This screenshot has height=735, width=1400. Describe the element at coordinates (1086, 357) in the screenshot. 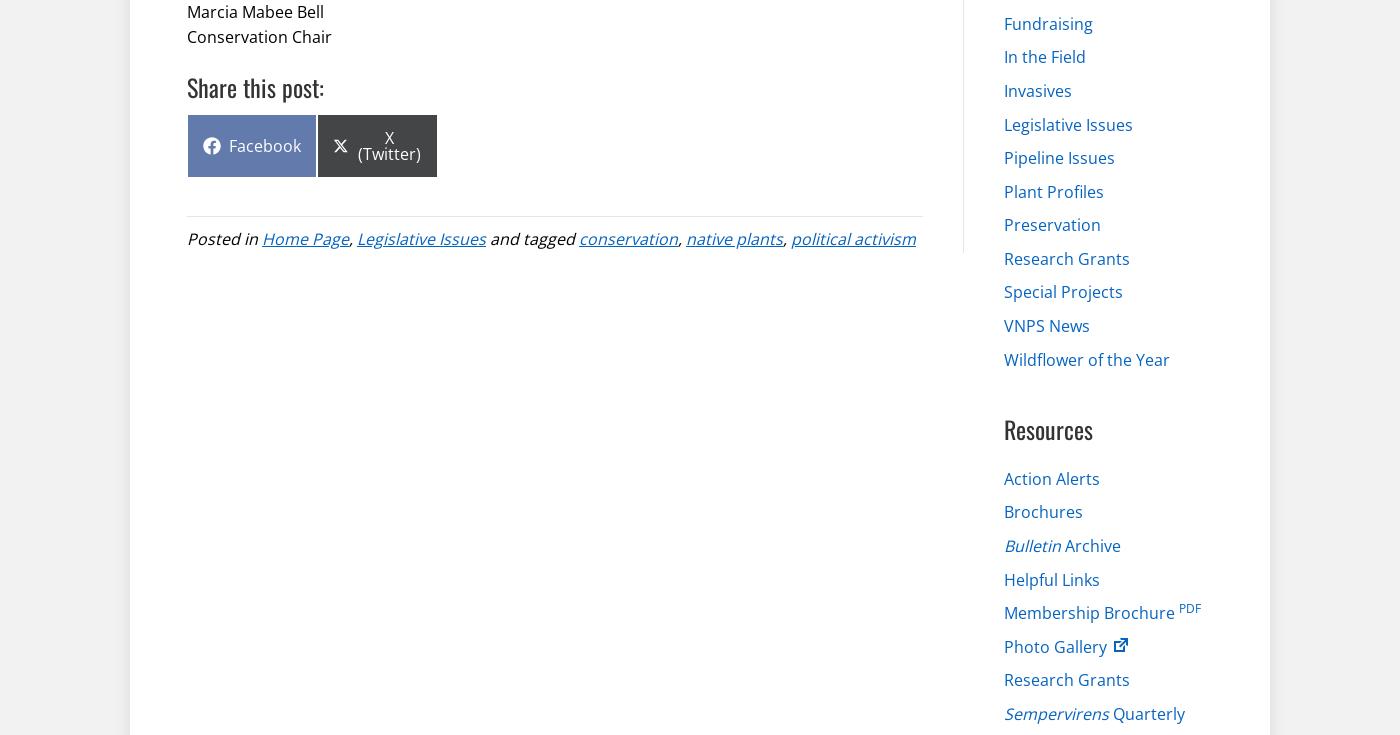

I see `'Wildflower of the Year'` at that location.